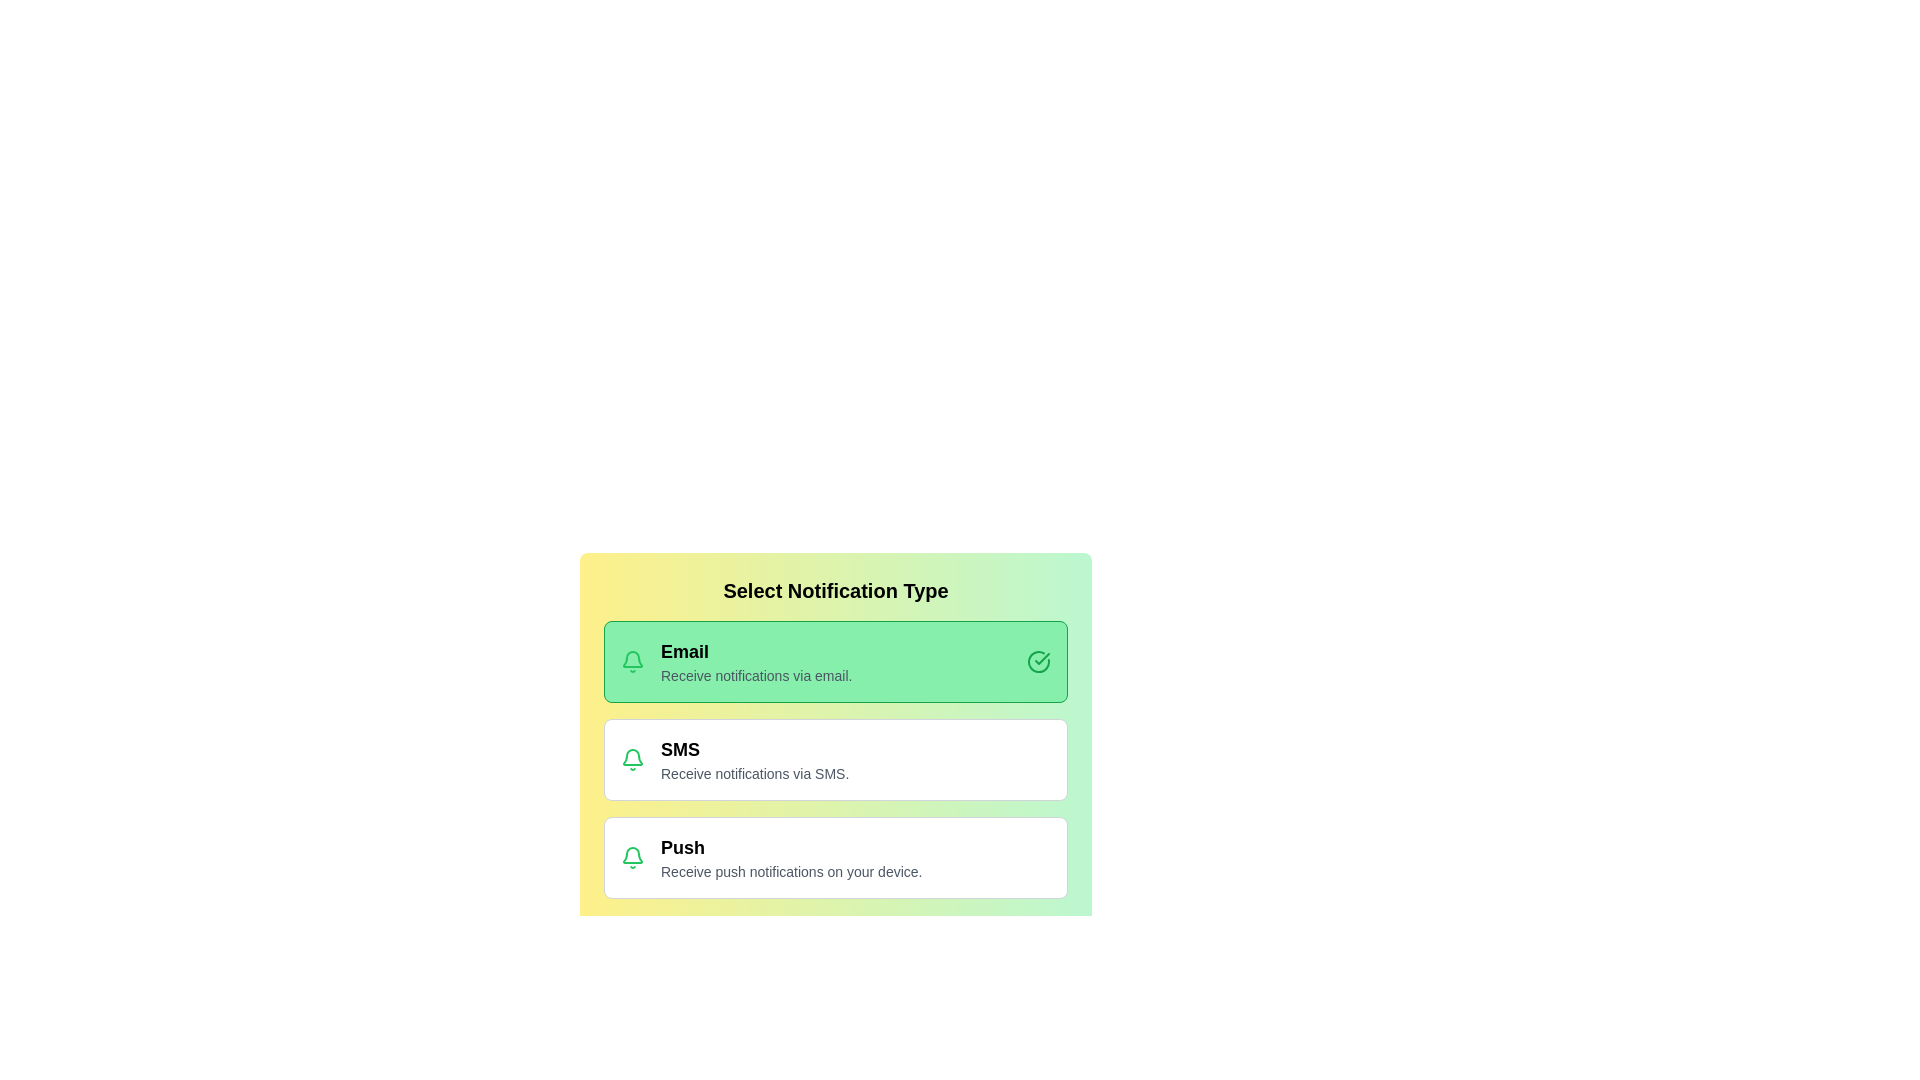 The image size is (1920, 1080). Describe the element at coordinates (835, 589) in the screenshot. I see `the title text label that indicates the selection of a notification type, which is located at the top of the notification selection interface` at that location.